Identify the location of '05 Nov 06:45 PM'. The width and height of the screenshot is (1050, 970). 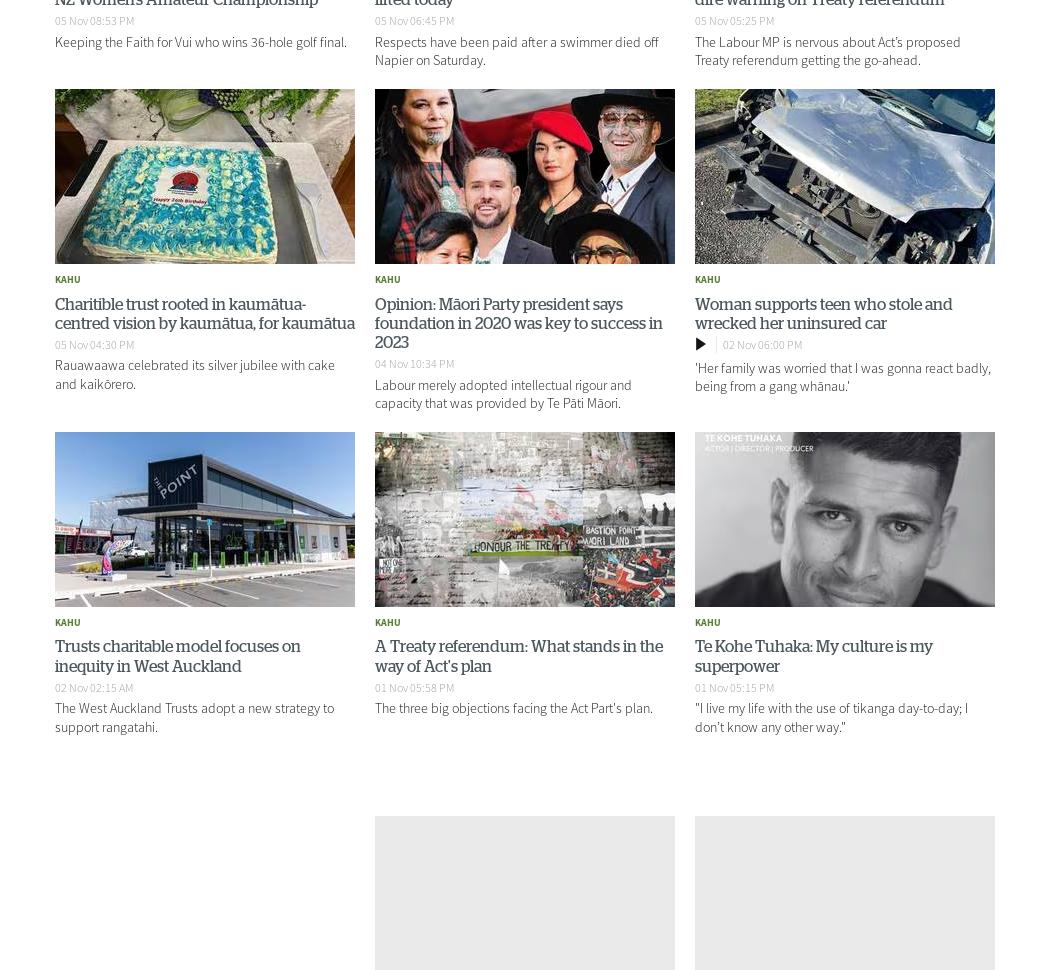
(412, 20).